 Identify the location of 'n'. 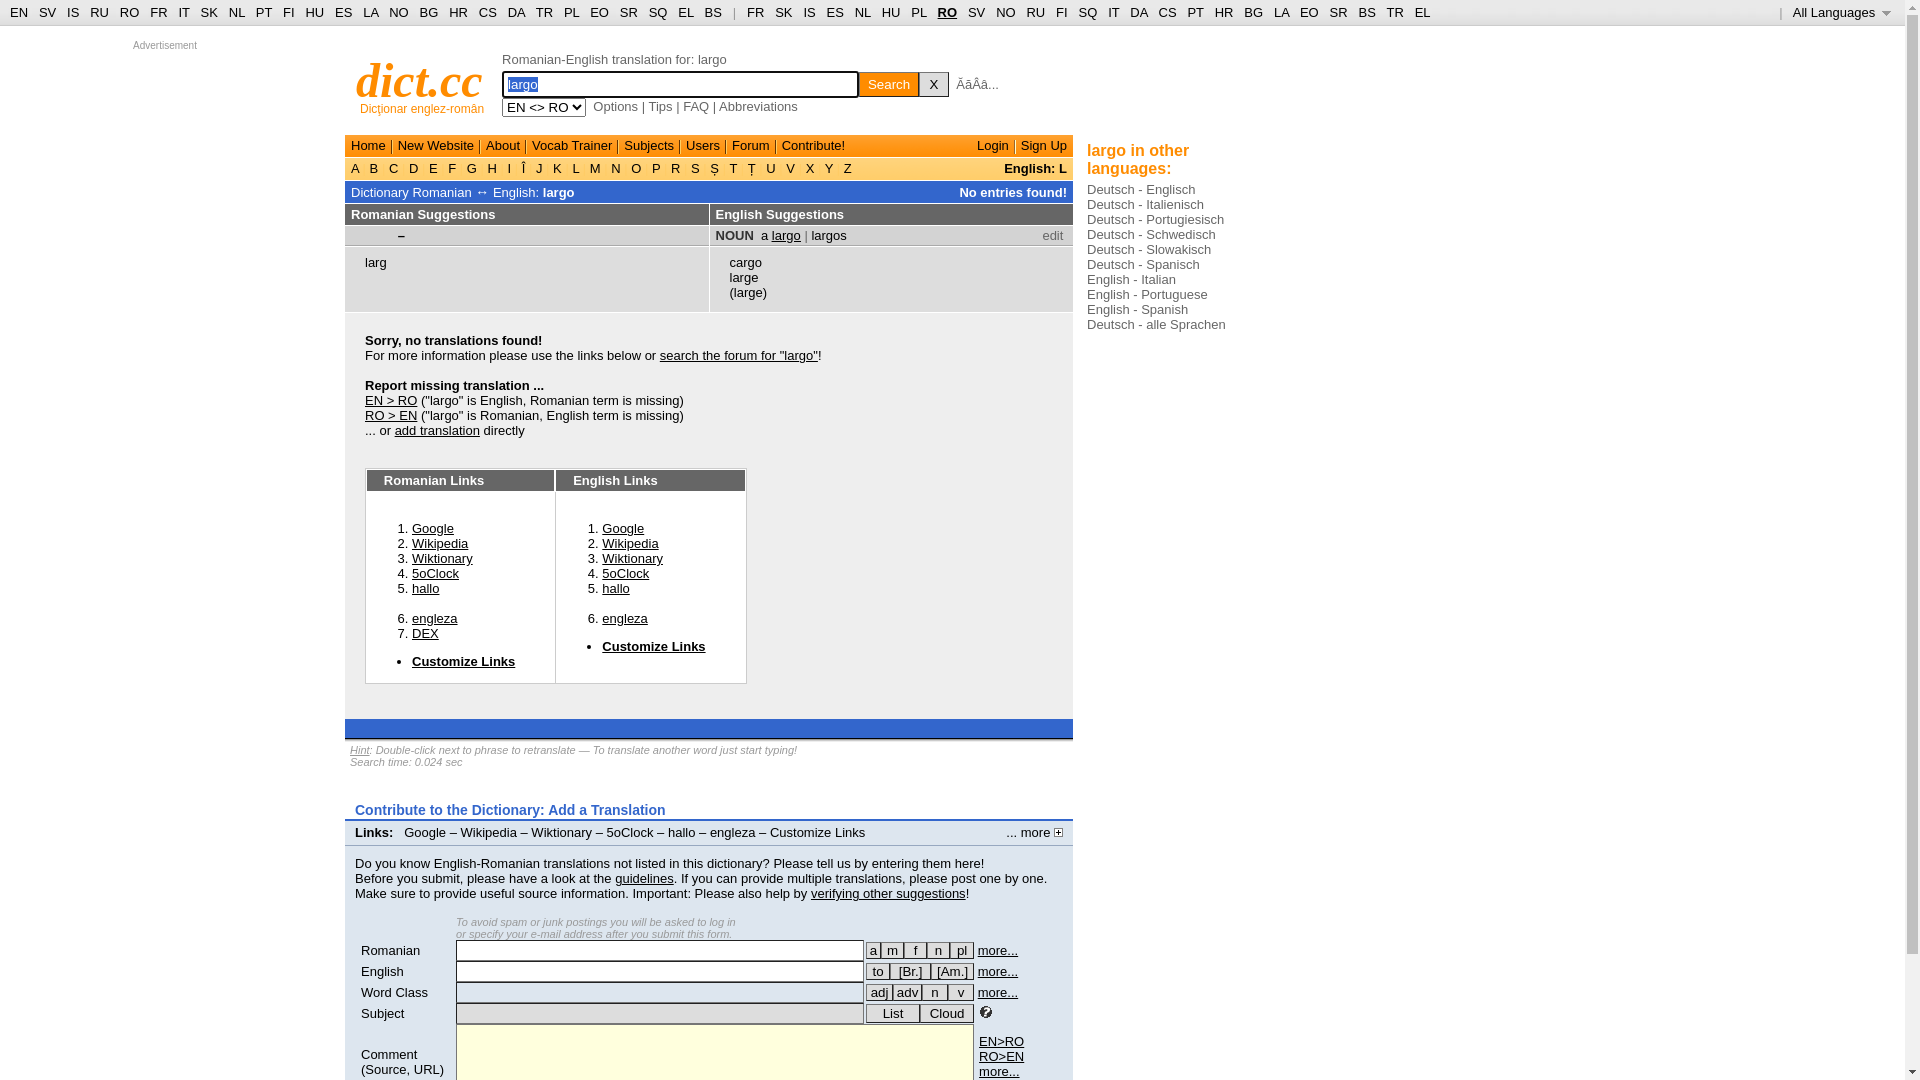
(937, 949).